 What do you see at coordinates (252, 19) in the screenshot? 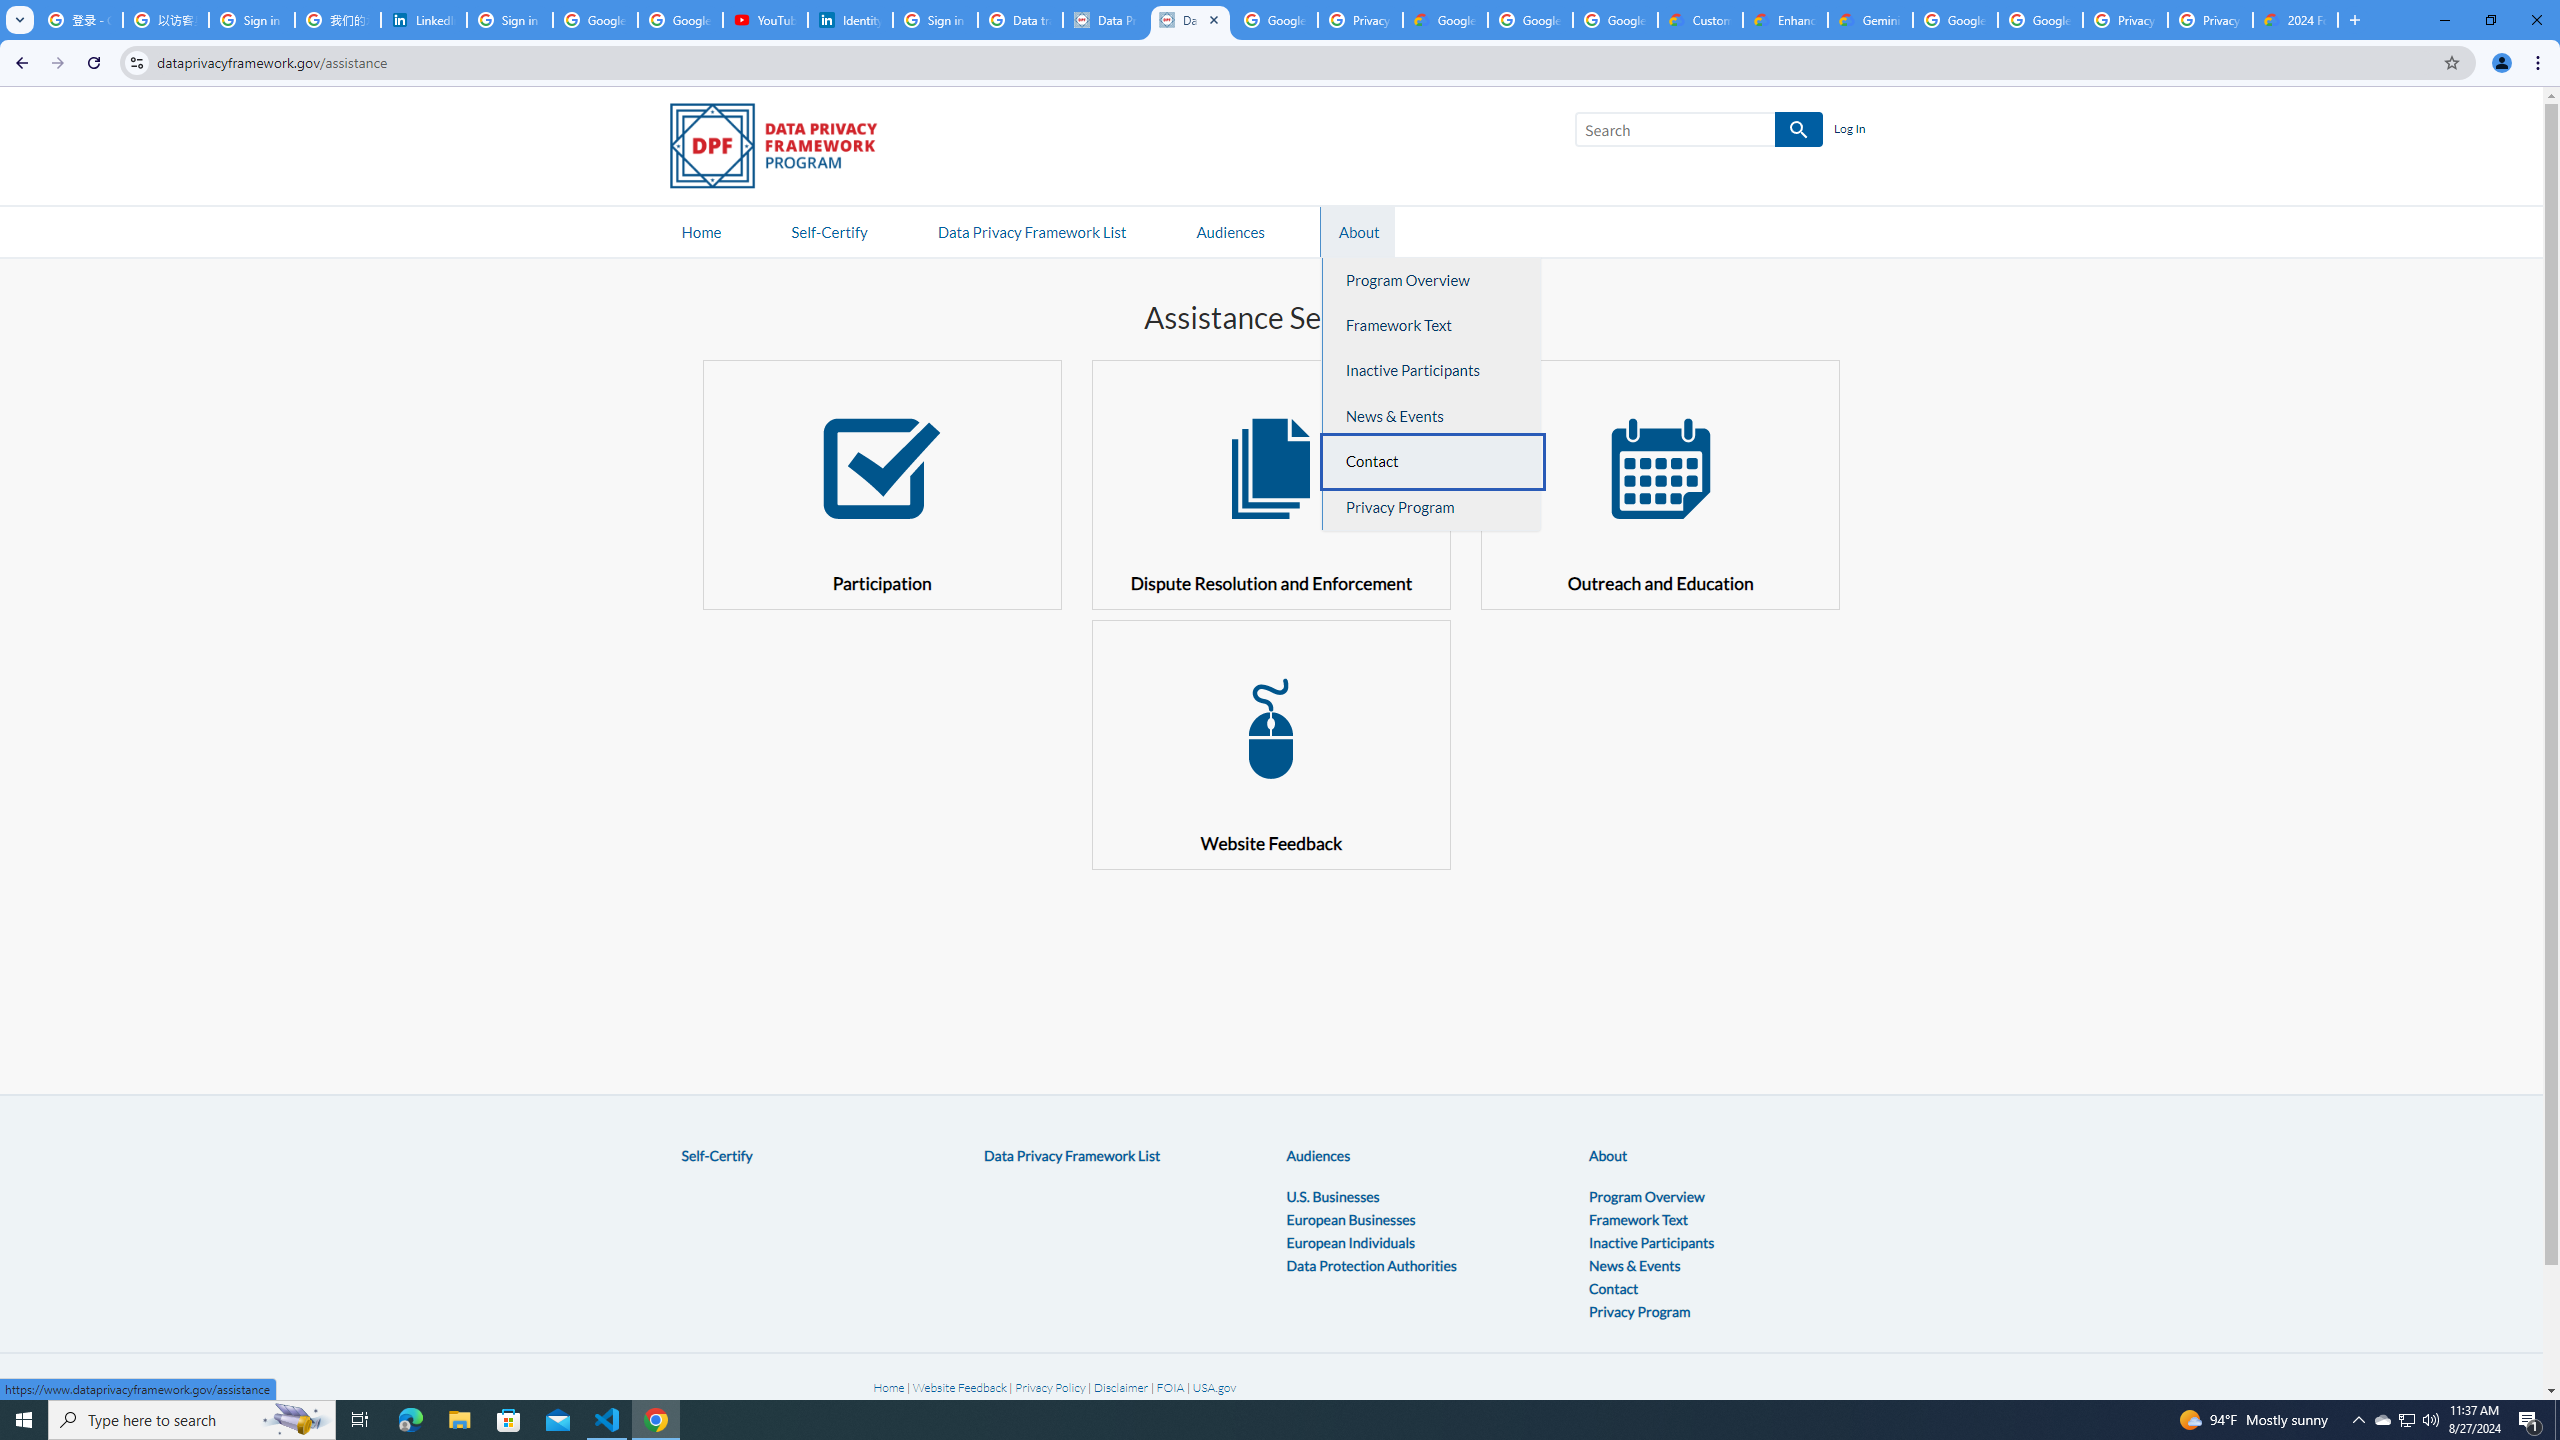
I see `'Sign in - Google Accounts'` at bounding box center [252, 19].